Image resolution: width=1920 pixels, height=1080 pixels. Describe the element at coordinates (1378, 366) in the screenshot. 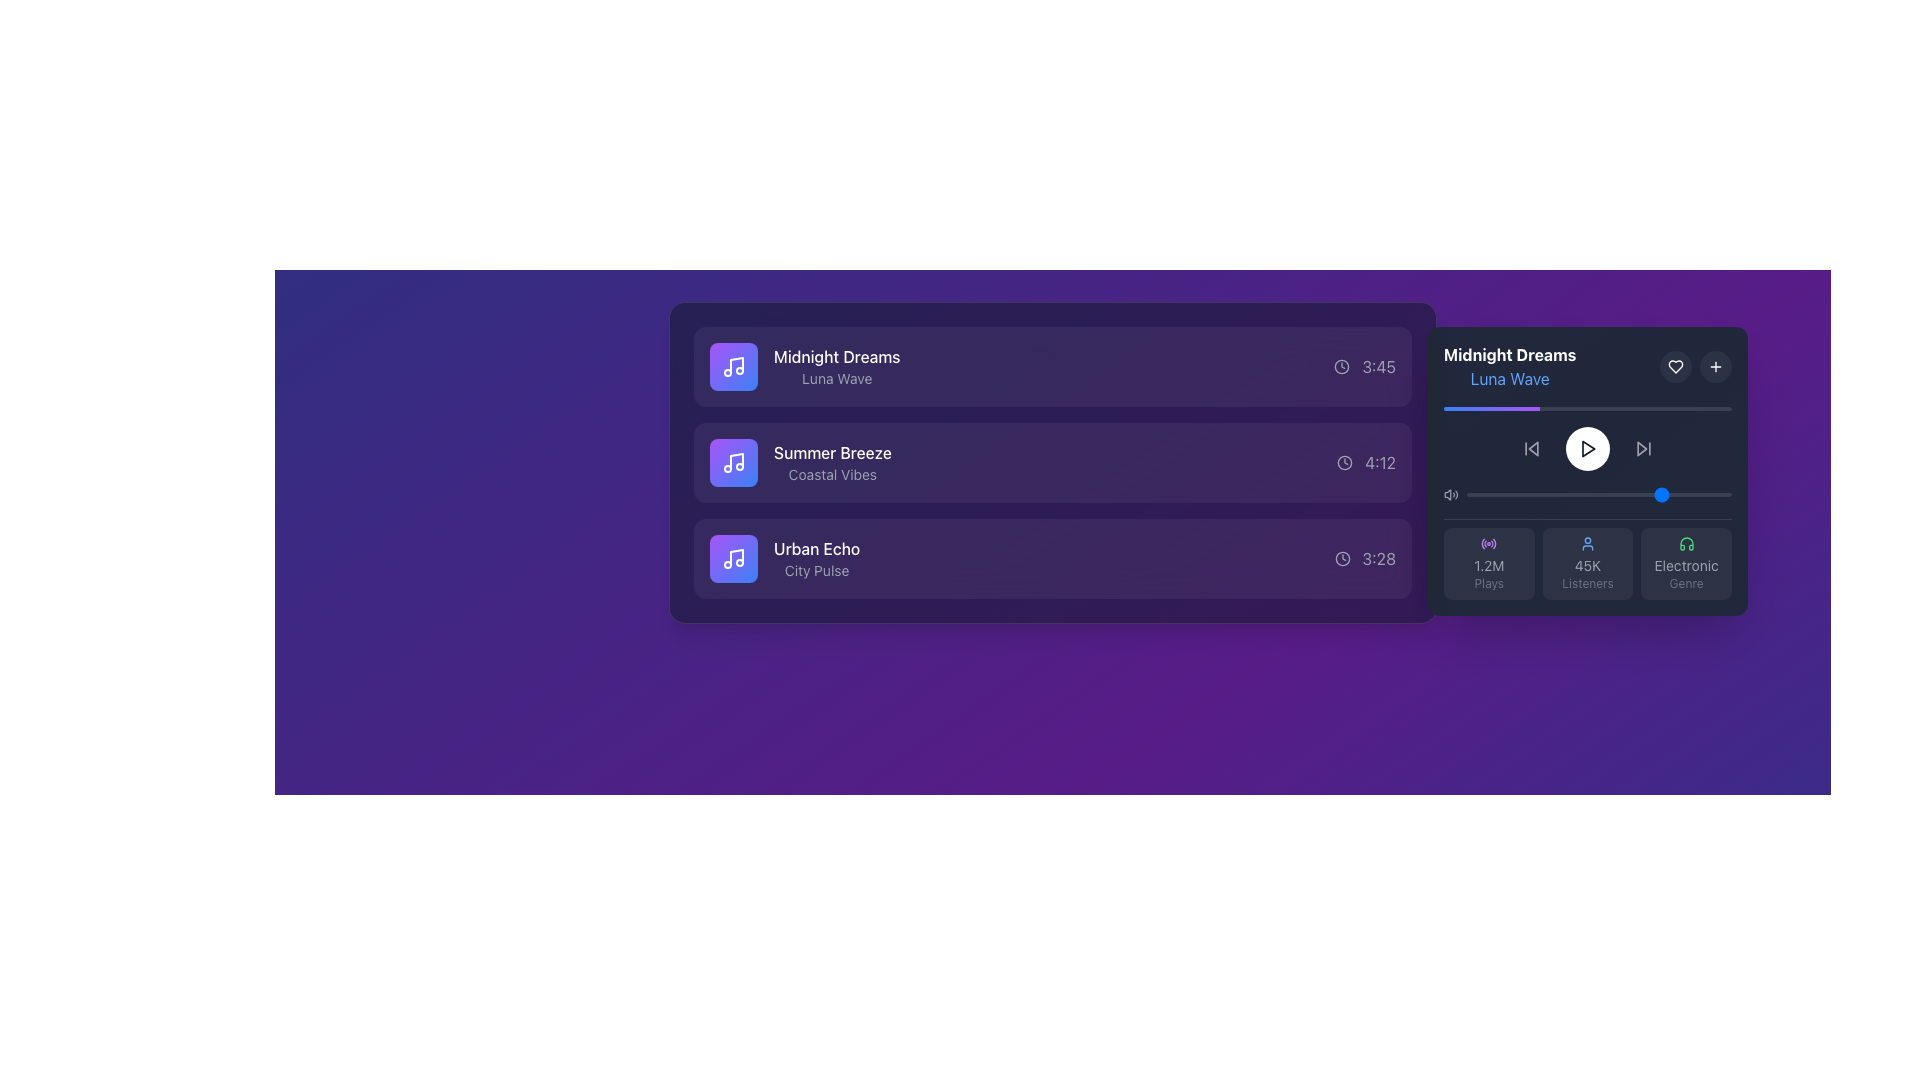

I see `the label displaying the time '3:45', which is light gray and located right after a clock icon in a horizontal list of items` at that location.